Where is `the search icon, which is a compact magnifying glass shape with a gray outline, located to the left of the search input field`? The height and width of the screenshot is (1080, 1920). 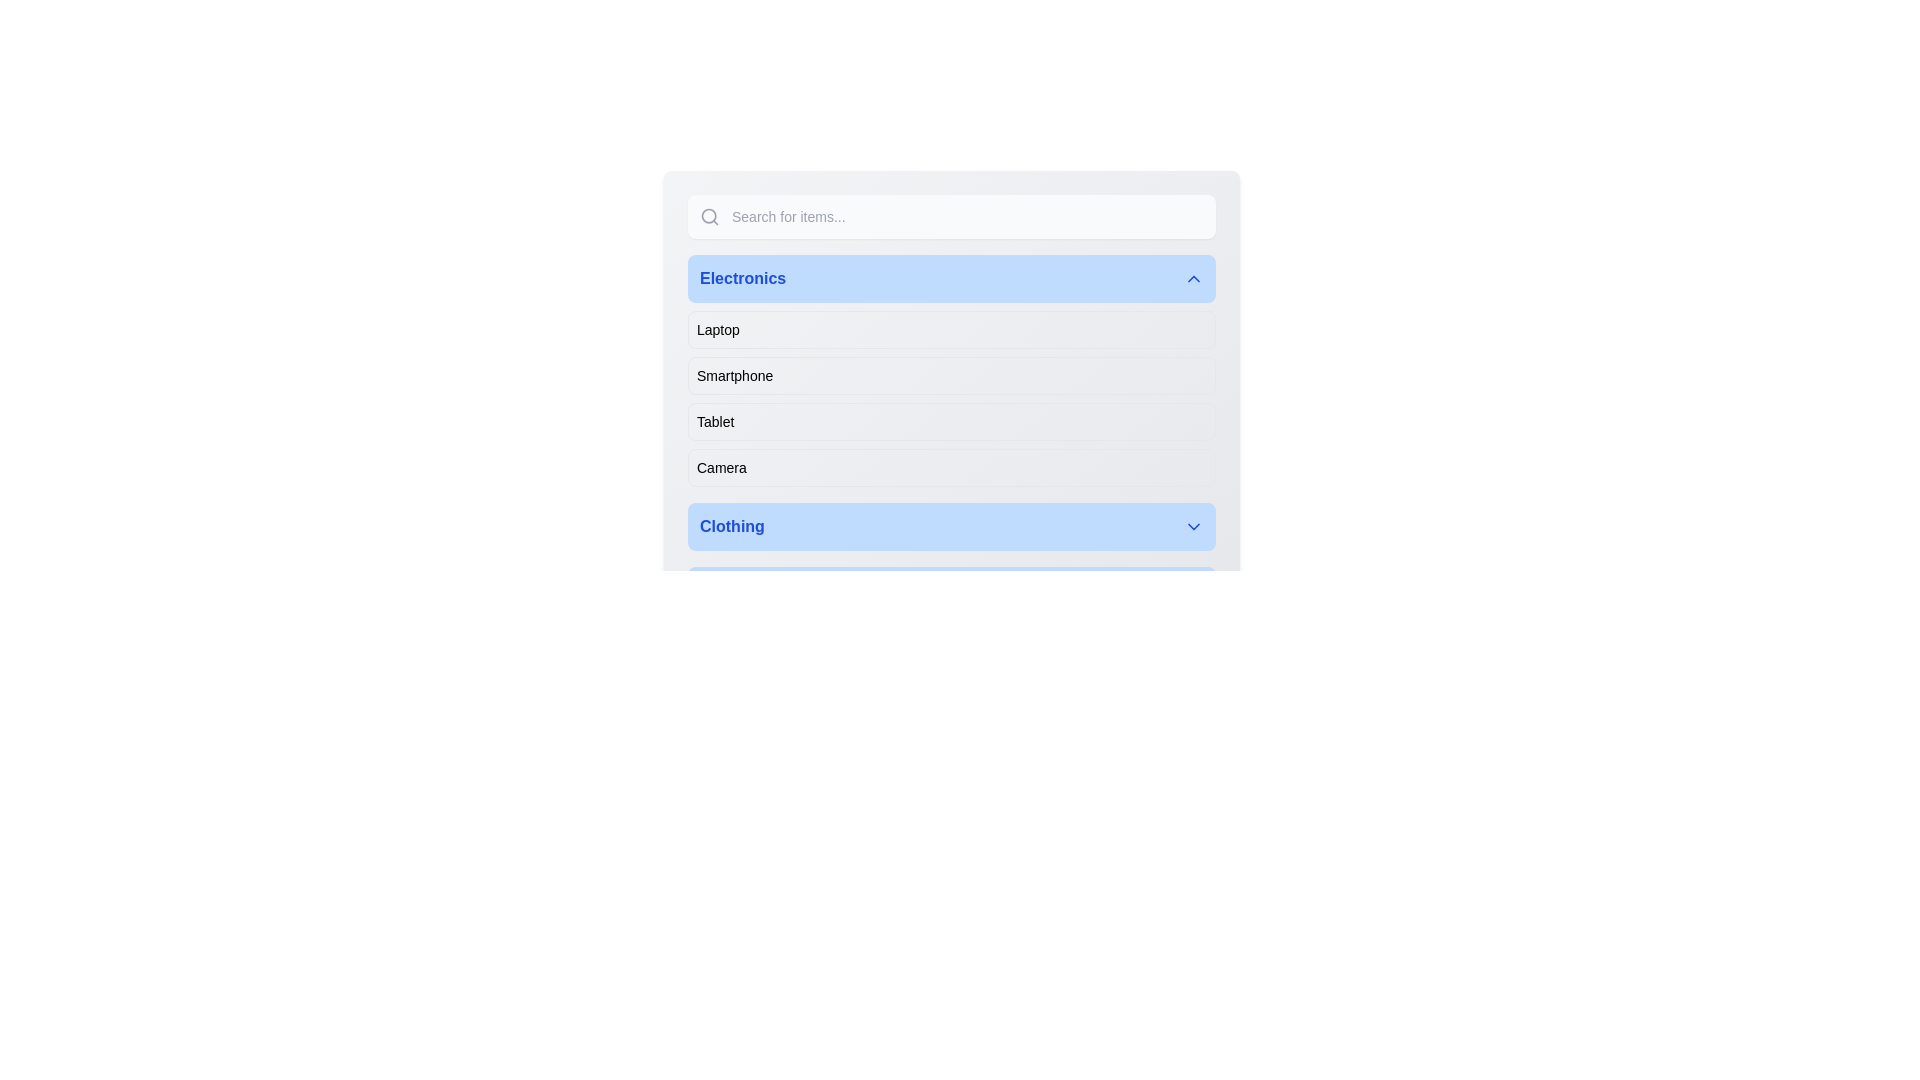
the search icon, which is a compact magnifying glass shape with a gray outline, located to the left of the search input field is located at coordinates (710, 216).